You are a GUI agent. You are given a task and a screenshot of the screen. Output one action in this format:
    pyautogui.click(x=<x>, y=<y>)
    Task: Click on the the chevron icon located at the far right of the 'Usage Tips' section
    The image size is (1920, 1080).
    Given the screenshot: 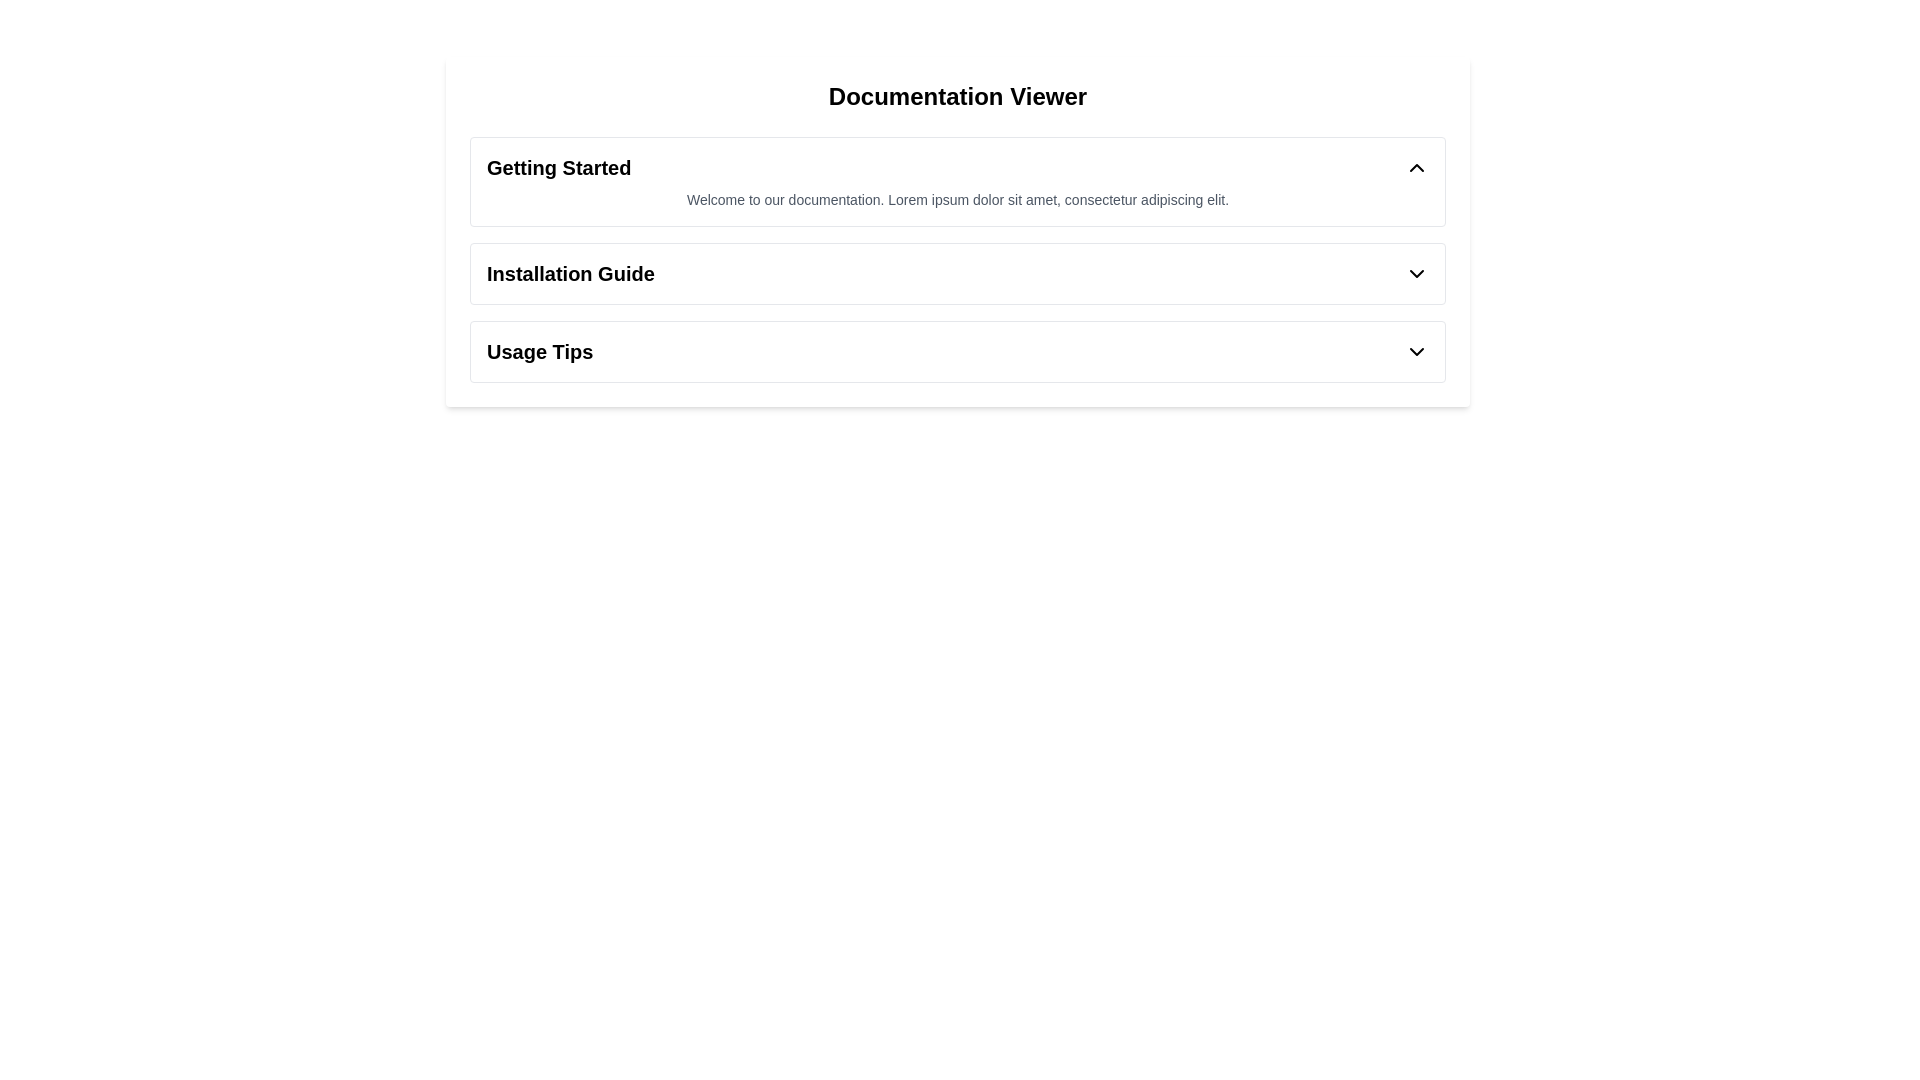 What is the action you would take?
    pyautogui.click(x=1415, y=350)
    